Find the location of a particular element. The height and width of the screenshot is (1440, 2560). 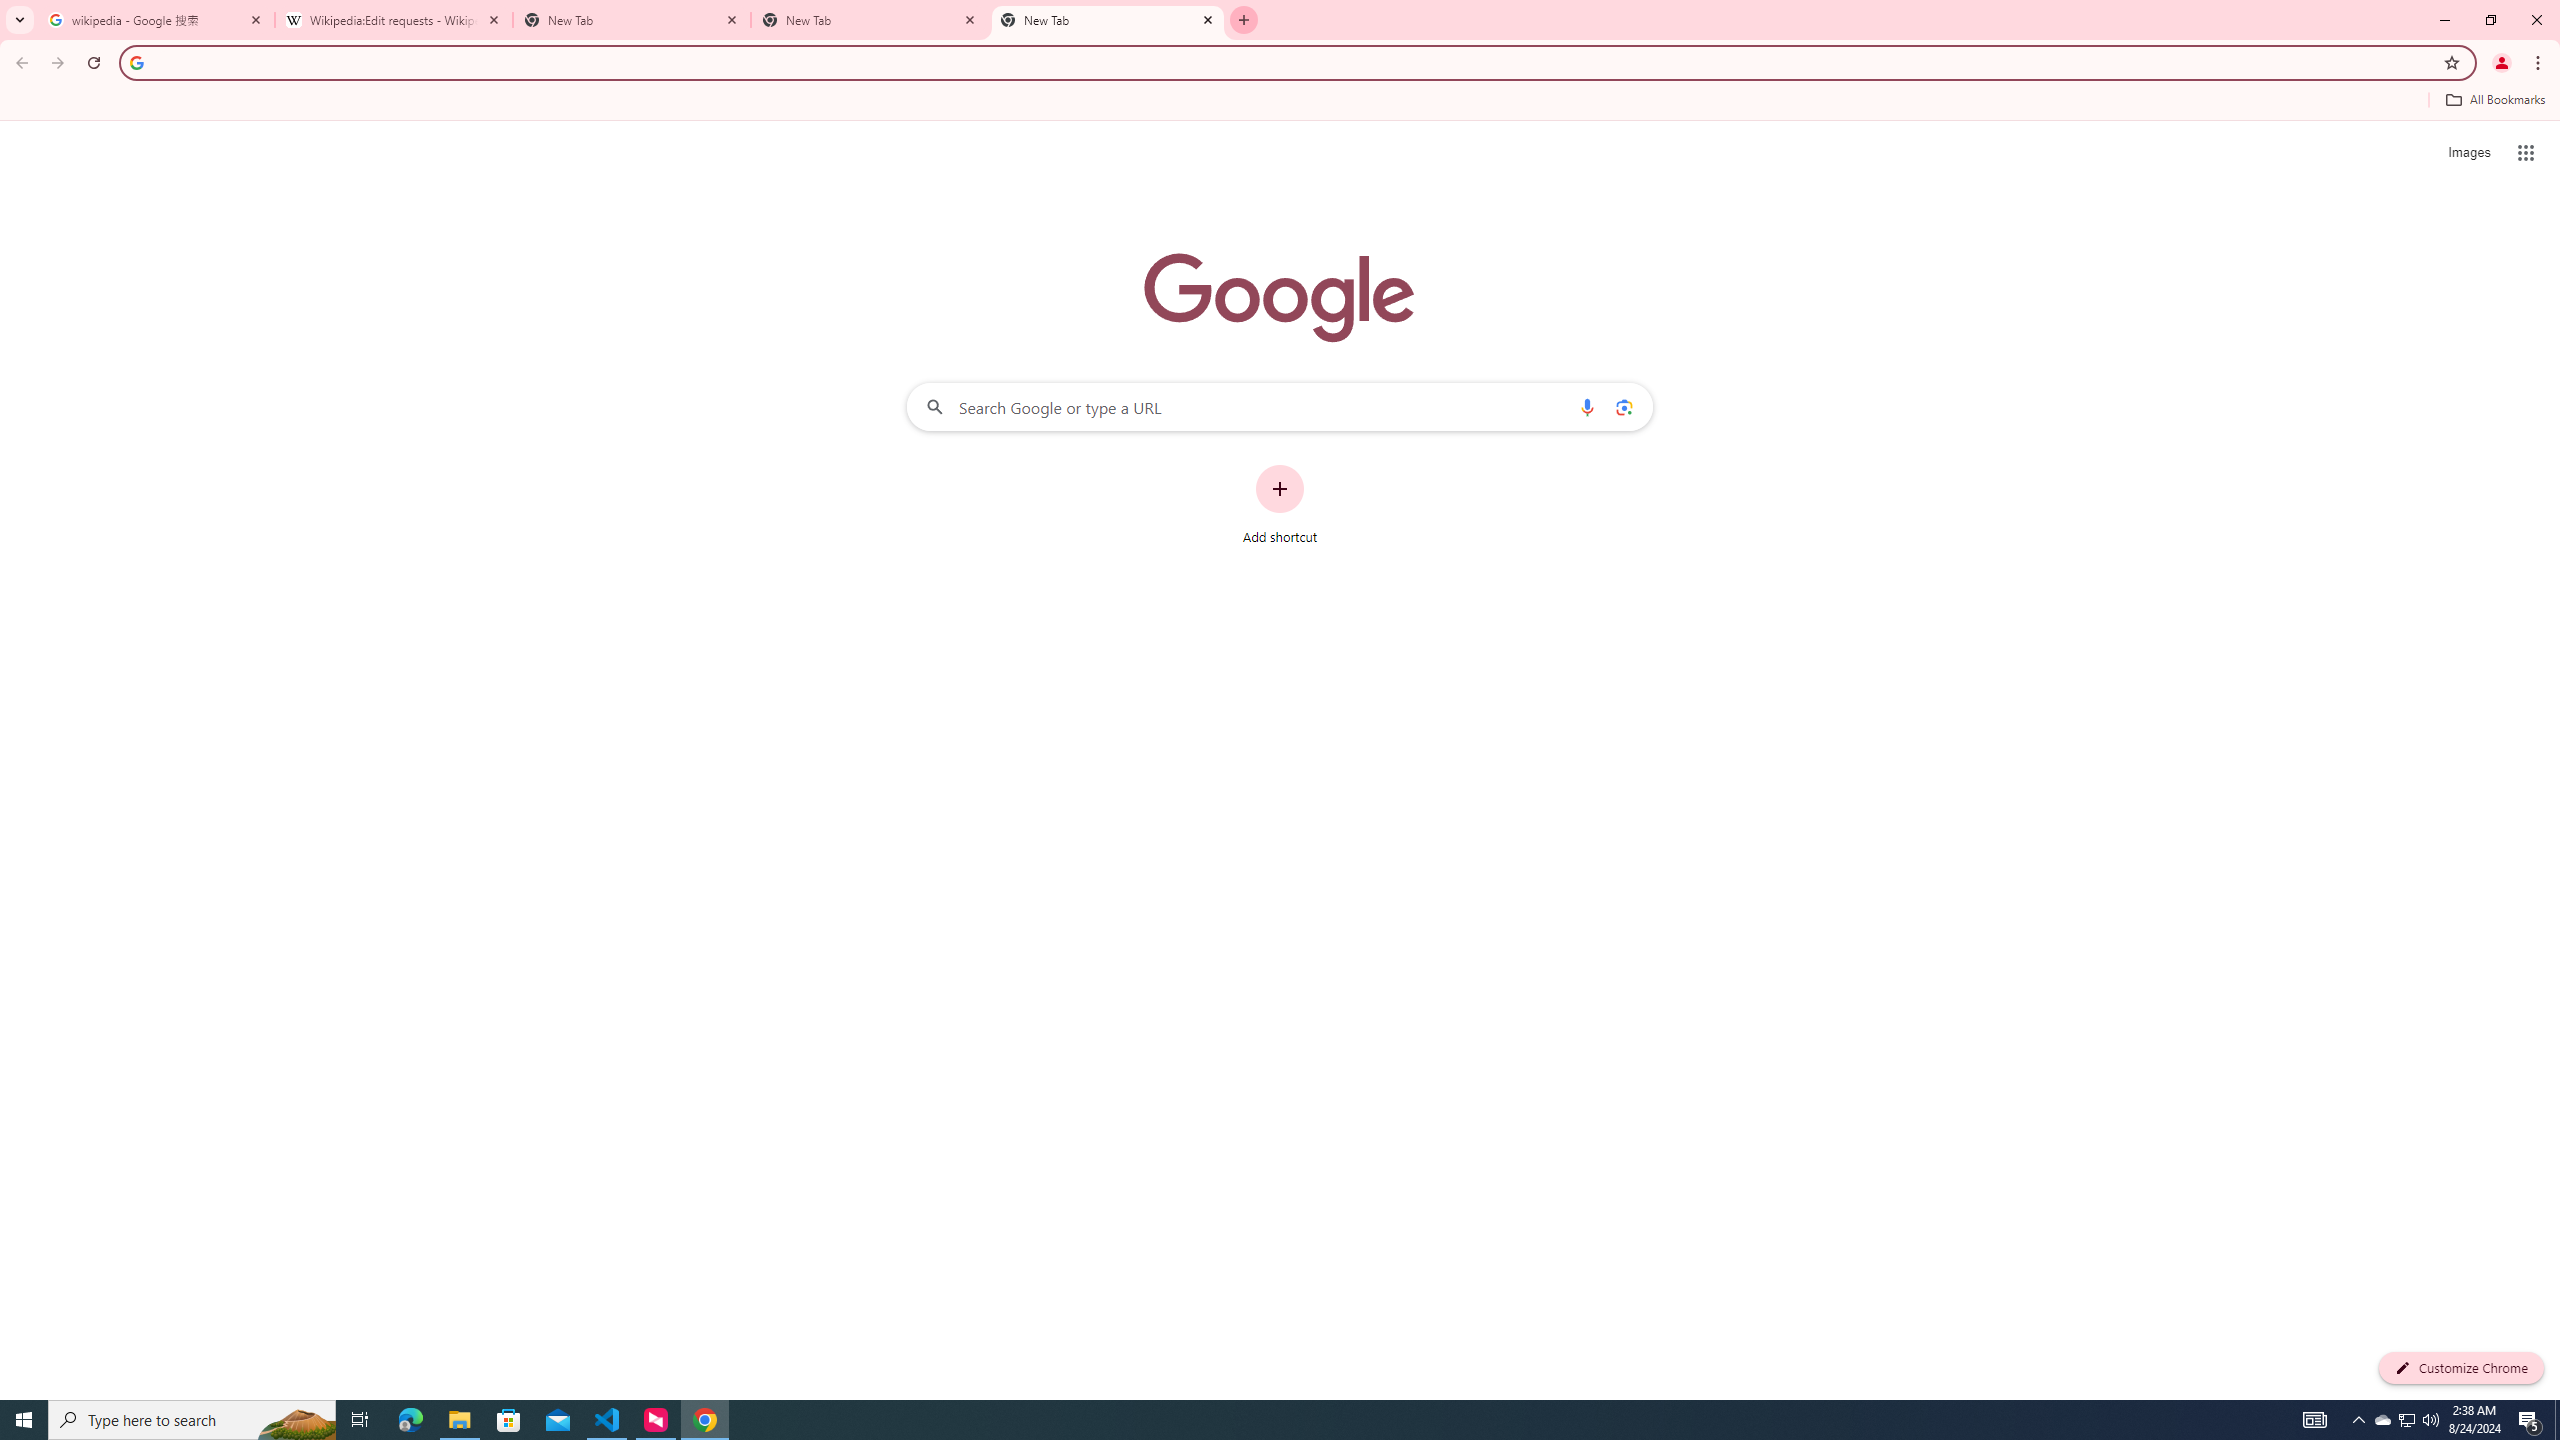

'New Tab' is located at coordinates (1108, 19).